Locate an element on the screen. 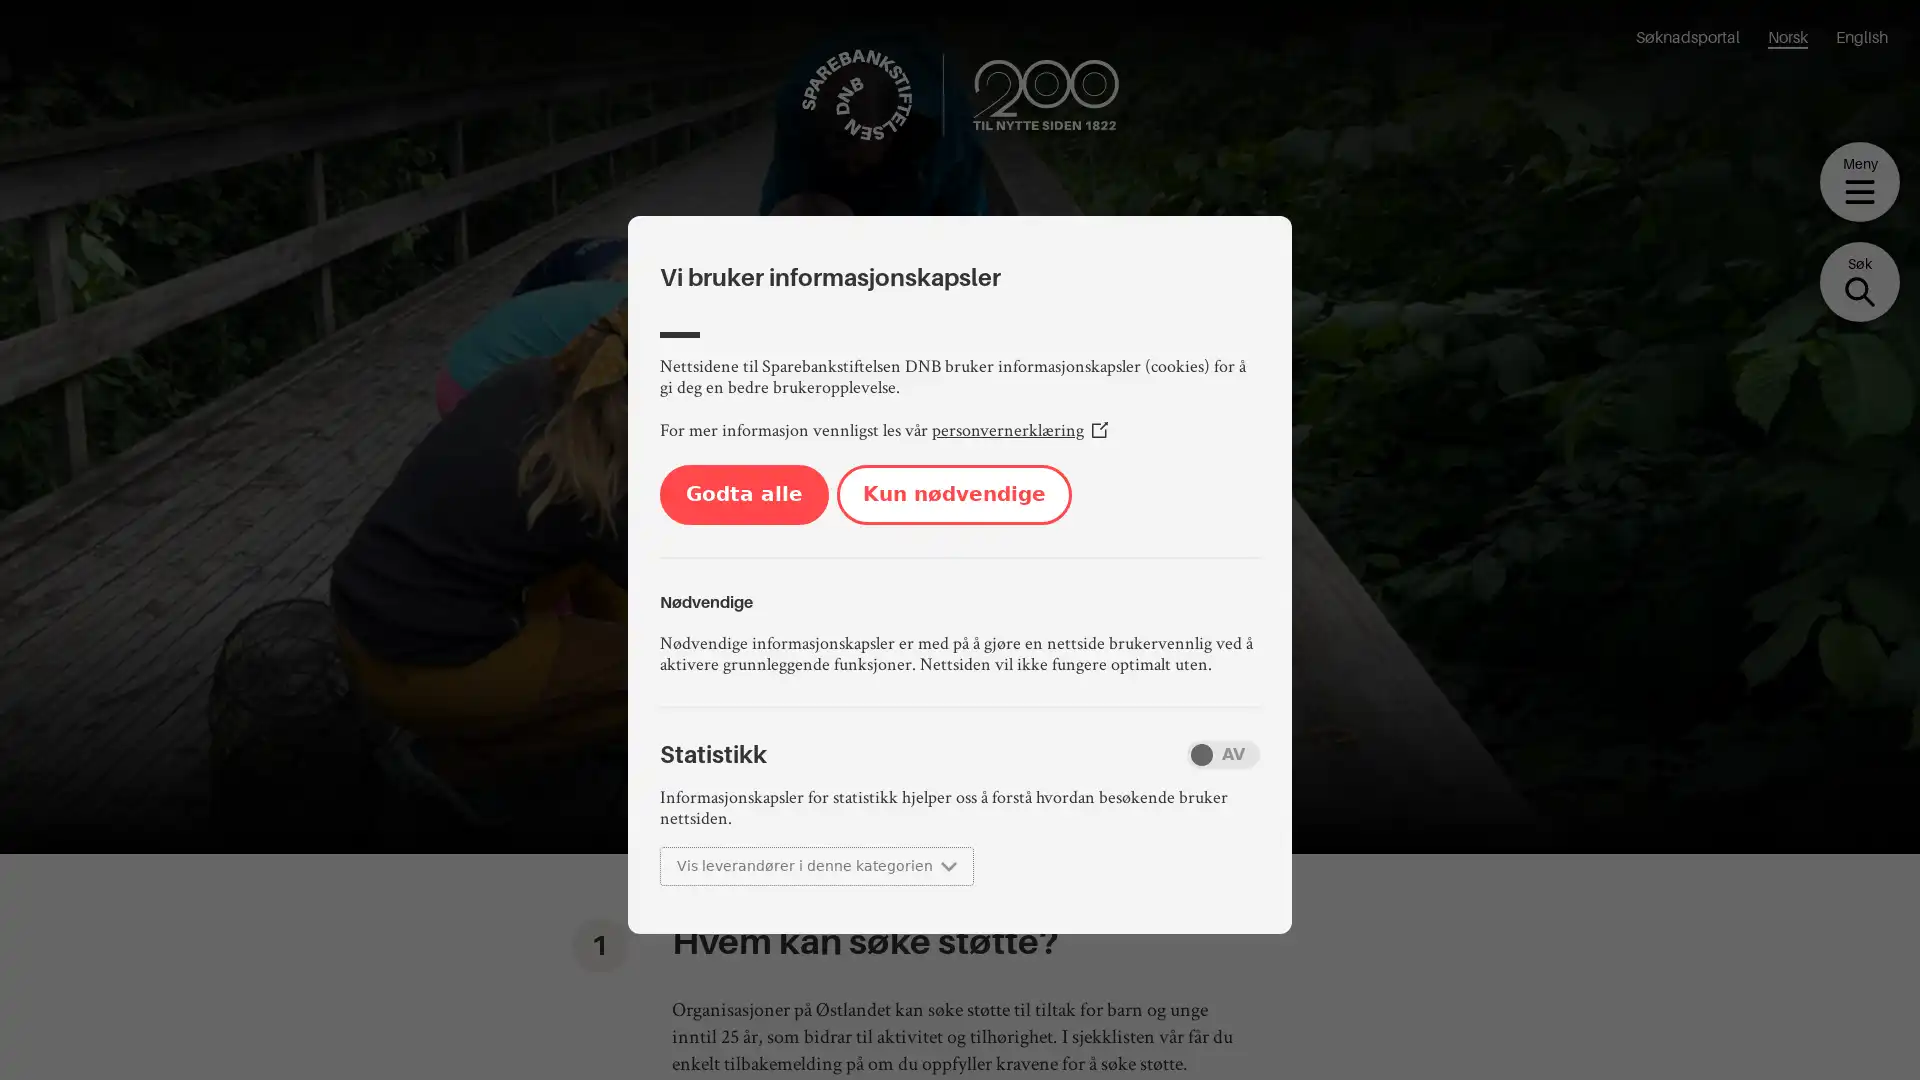 The height and width of the screenshot is (1080, 1920). Godta alle is located at coordinates (743, 494).